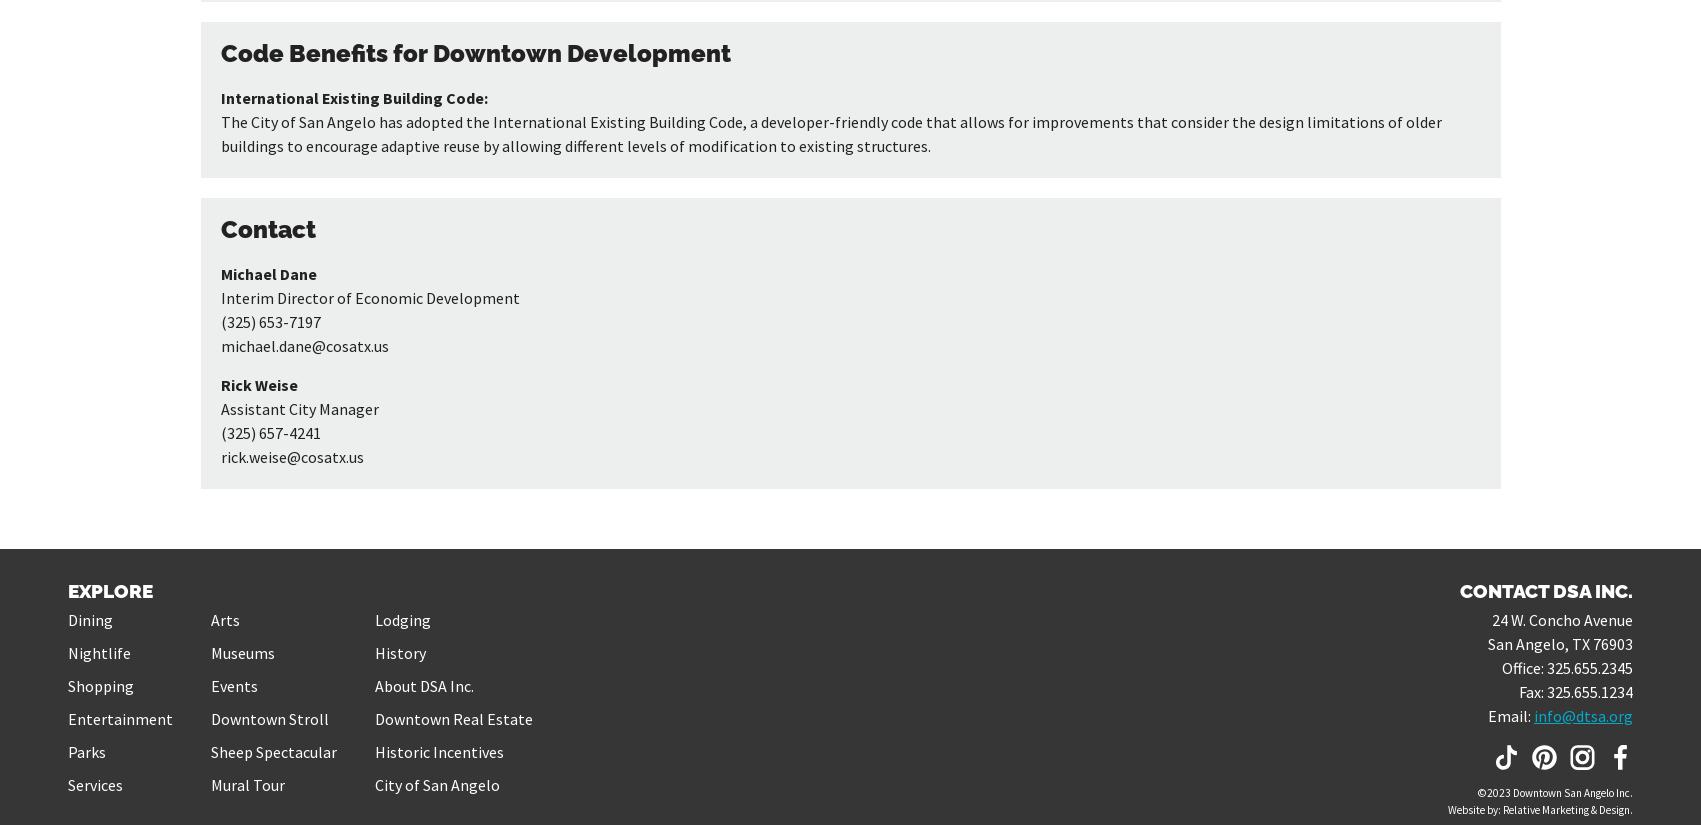 The height and width of the screenshot is (825, 1701). Describe the element at coordinates (291, 455) in the screenshot. I see `'rick.weise@cosatx.us'` at that location.